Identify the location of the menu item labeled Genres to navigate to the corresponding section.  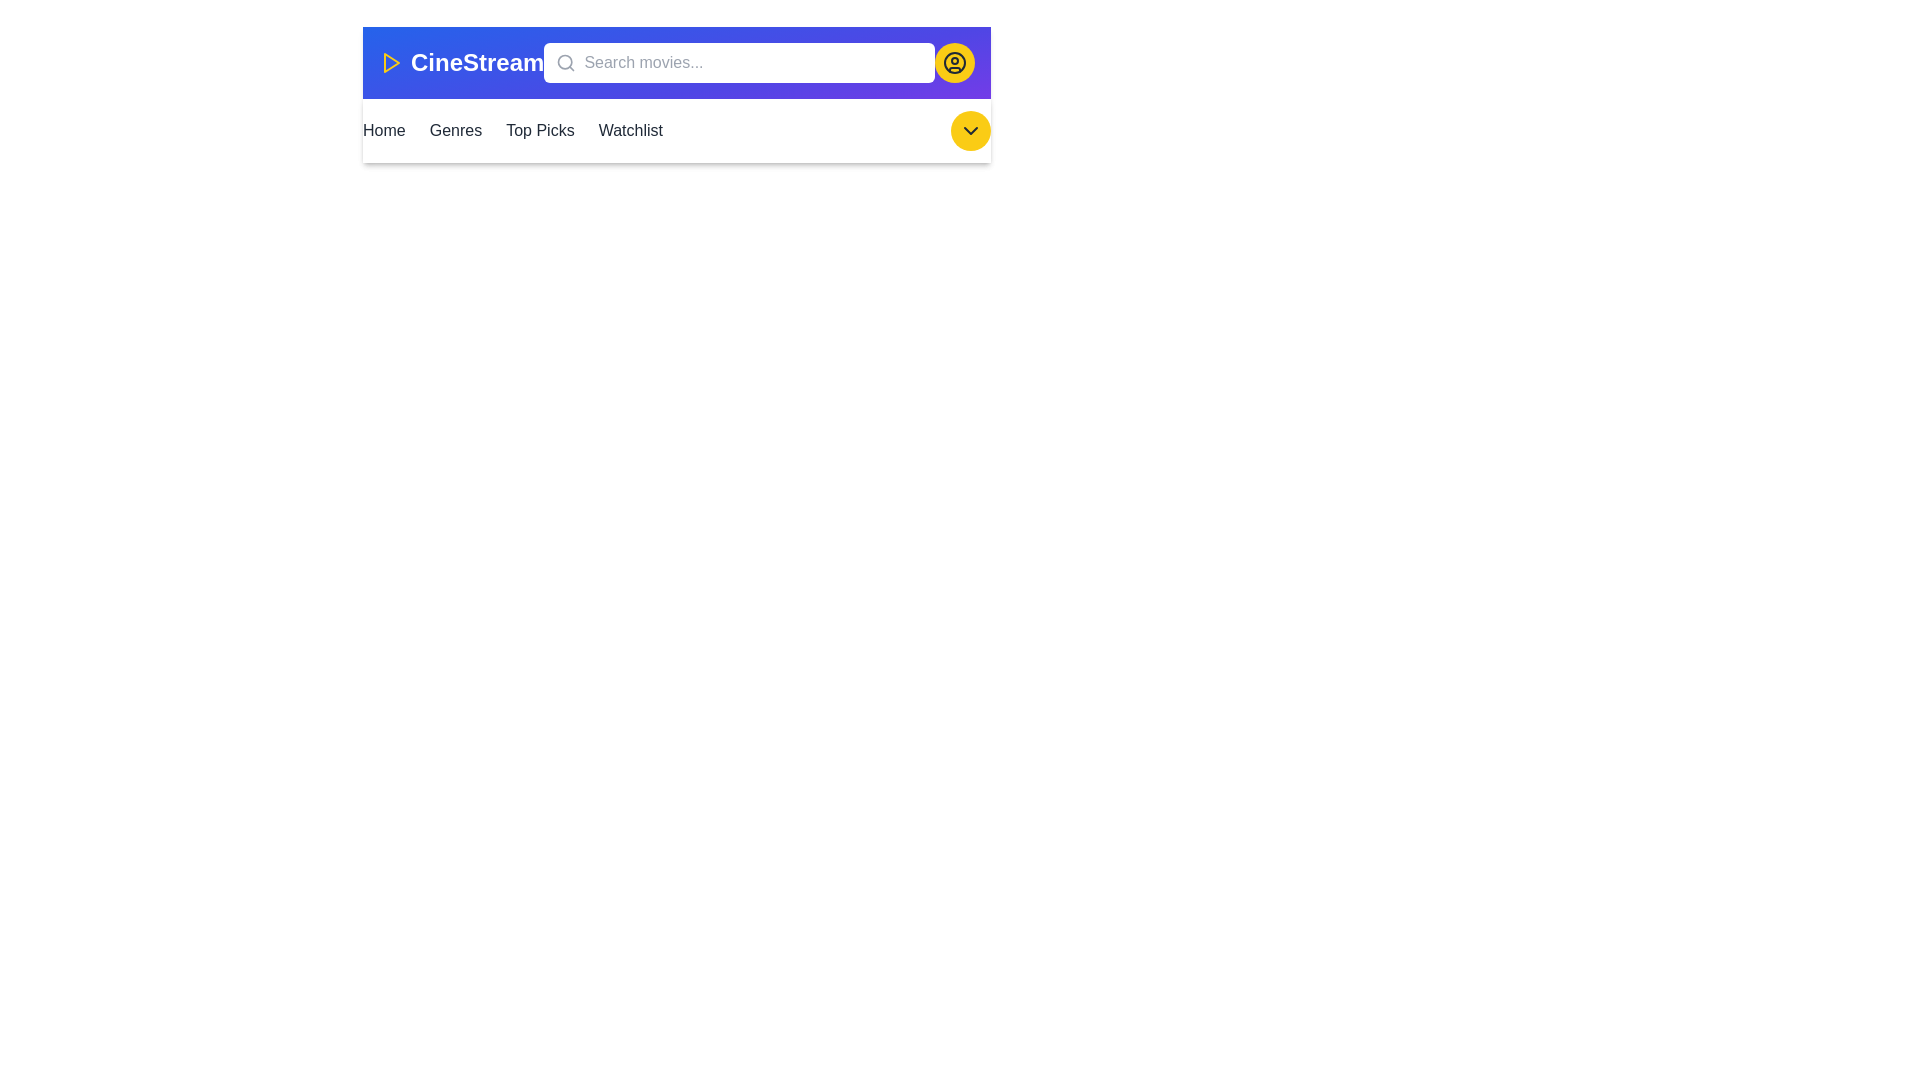
(454, 131).